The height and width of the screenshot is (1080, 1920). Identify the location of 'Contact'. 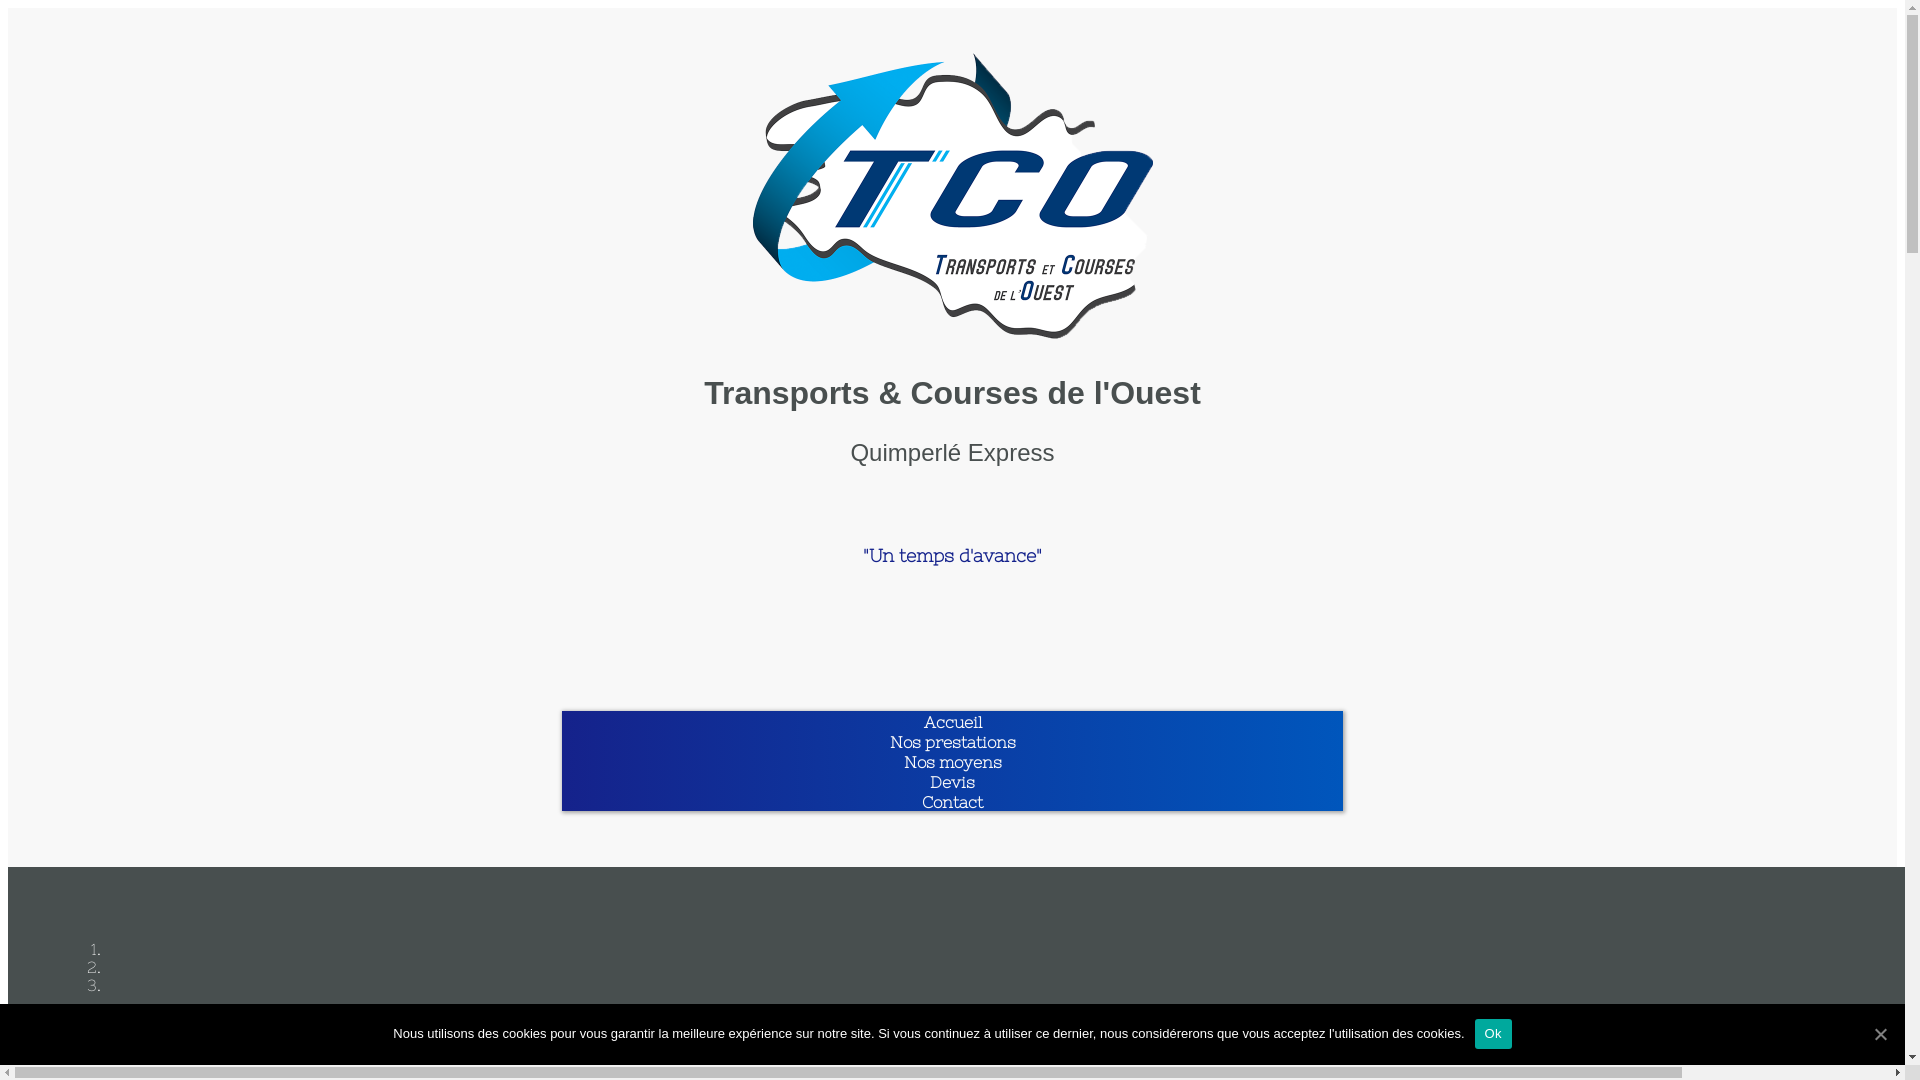
(951, 801).